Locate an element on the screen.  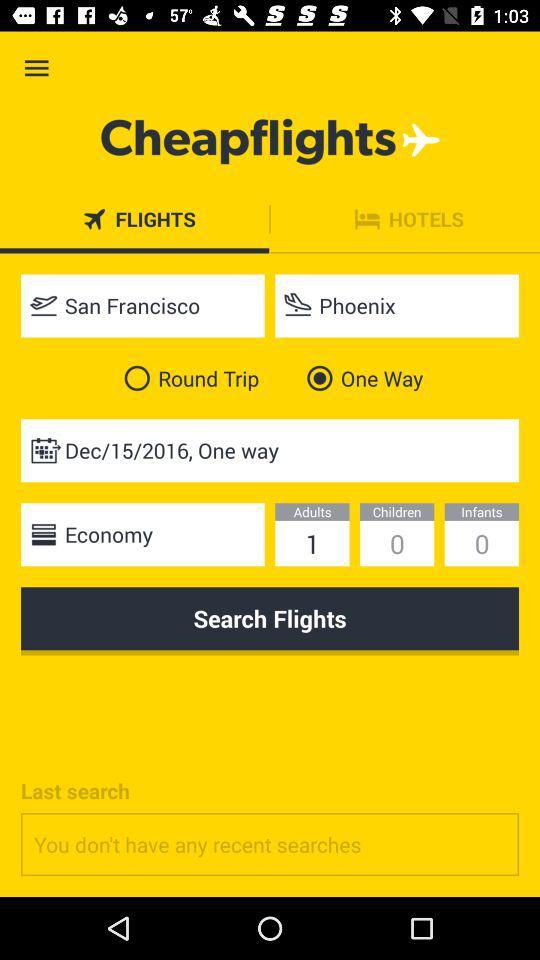
search flights is located at coordinates (270, 620).